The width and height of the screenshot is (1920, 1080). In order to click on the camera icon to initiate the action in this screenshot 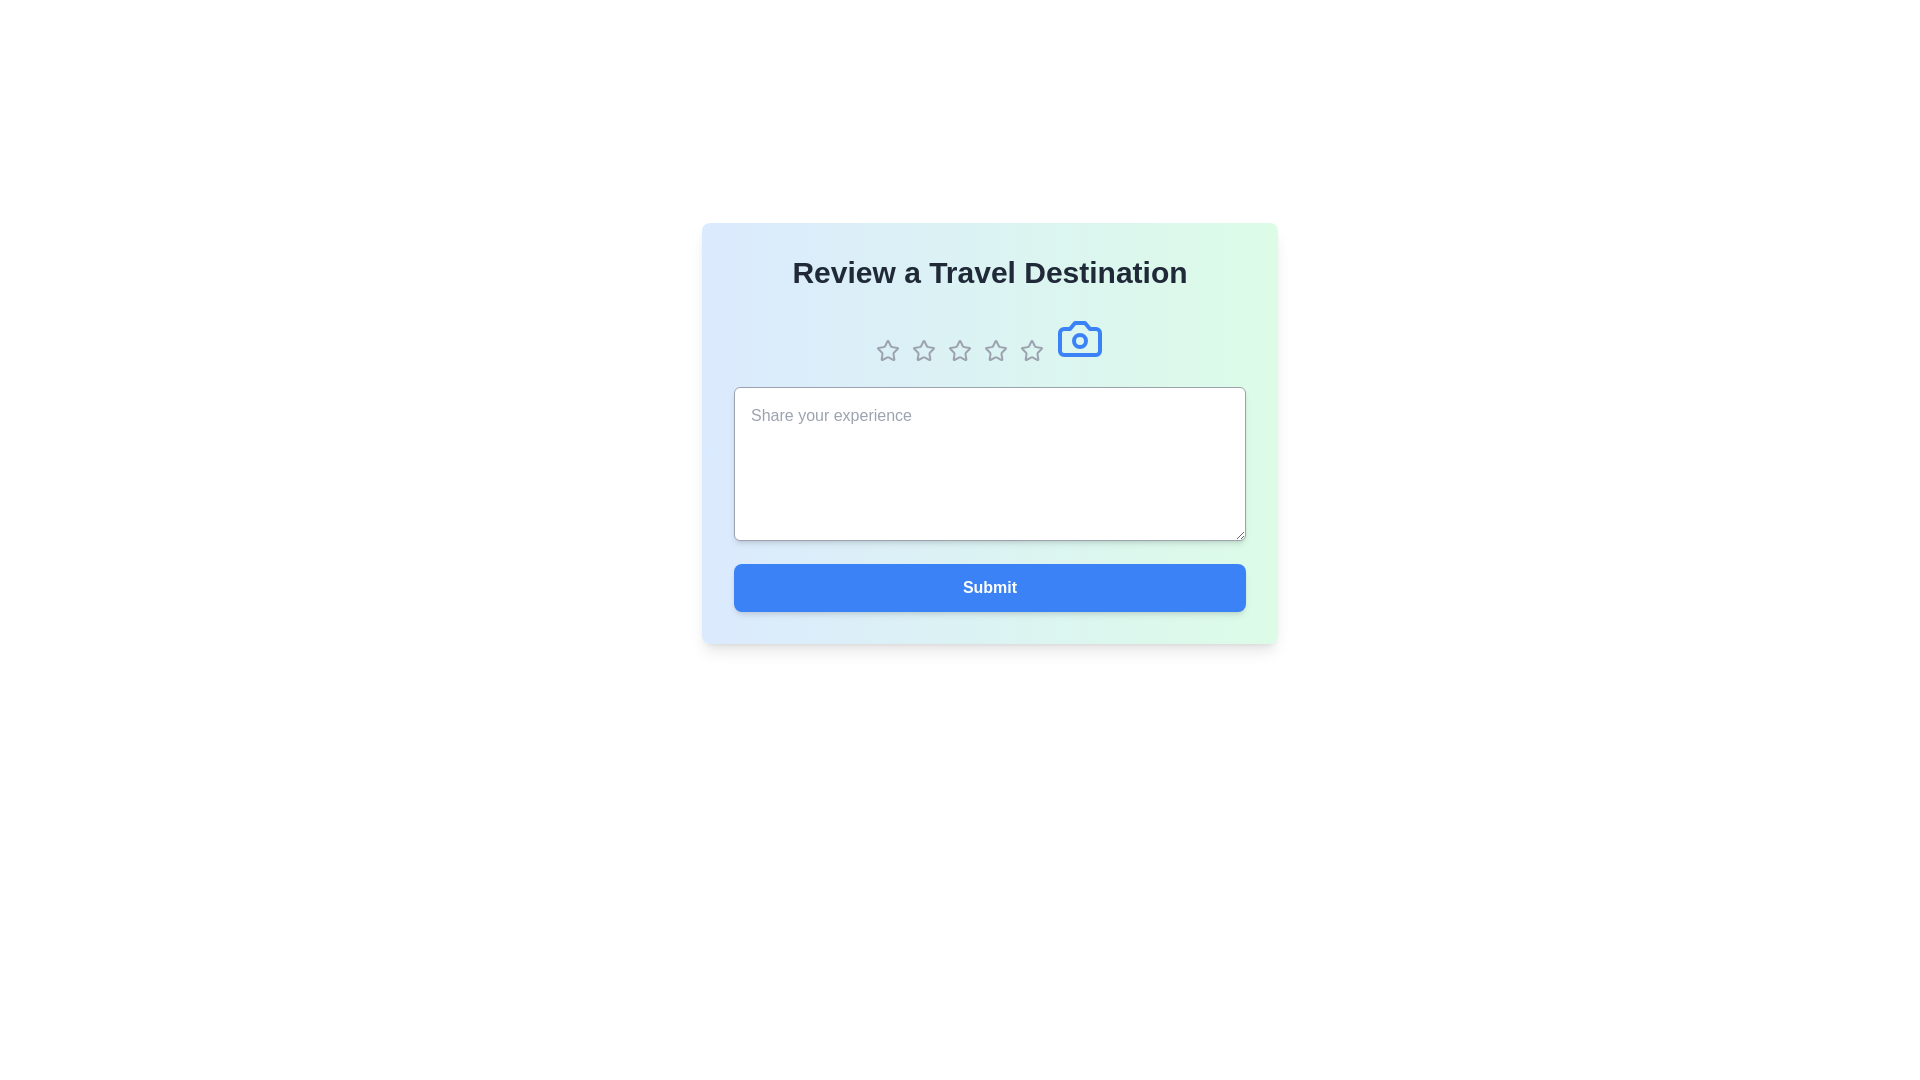, I will do `click(1079, 338)`.